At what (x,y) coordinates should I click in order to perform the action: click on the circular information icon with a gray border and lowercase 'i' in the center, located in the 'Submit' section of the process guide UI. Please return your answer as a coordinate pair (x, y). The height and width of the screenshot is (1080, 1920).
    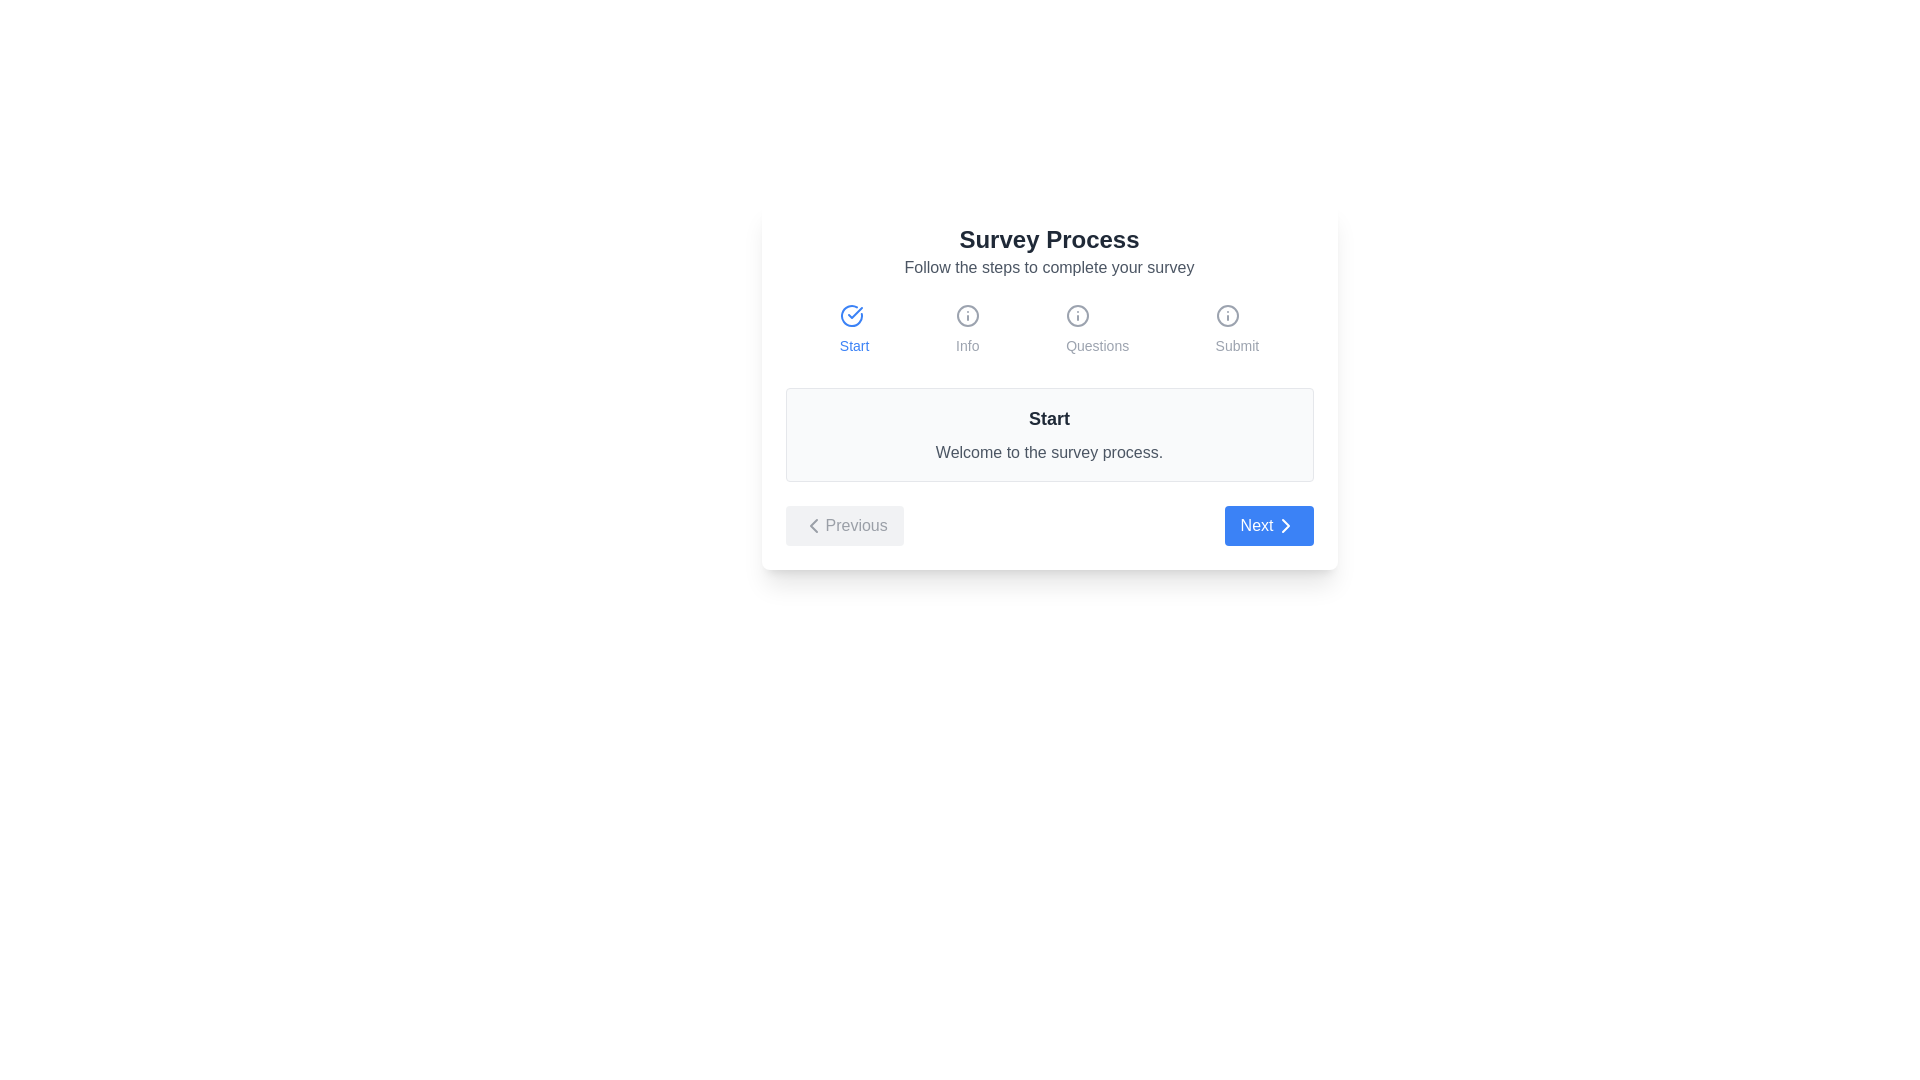
    Looking at the image, I should click on (1236, 315).